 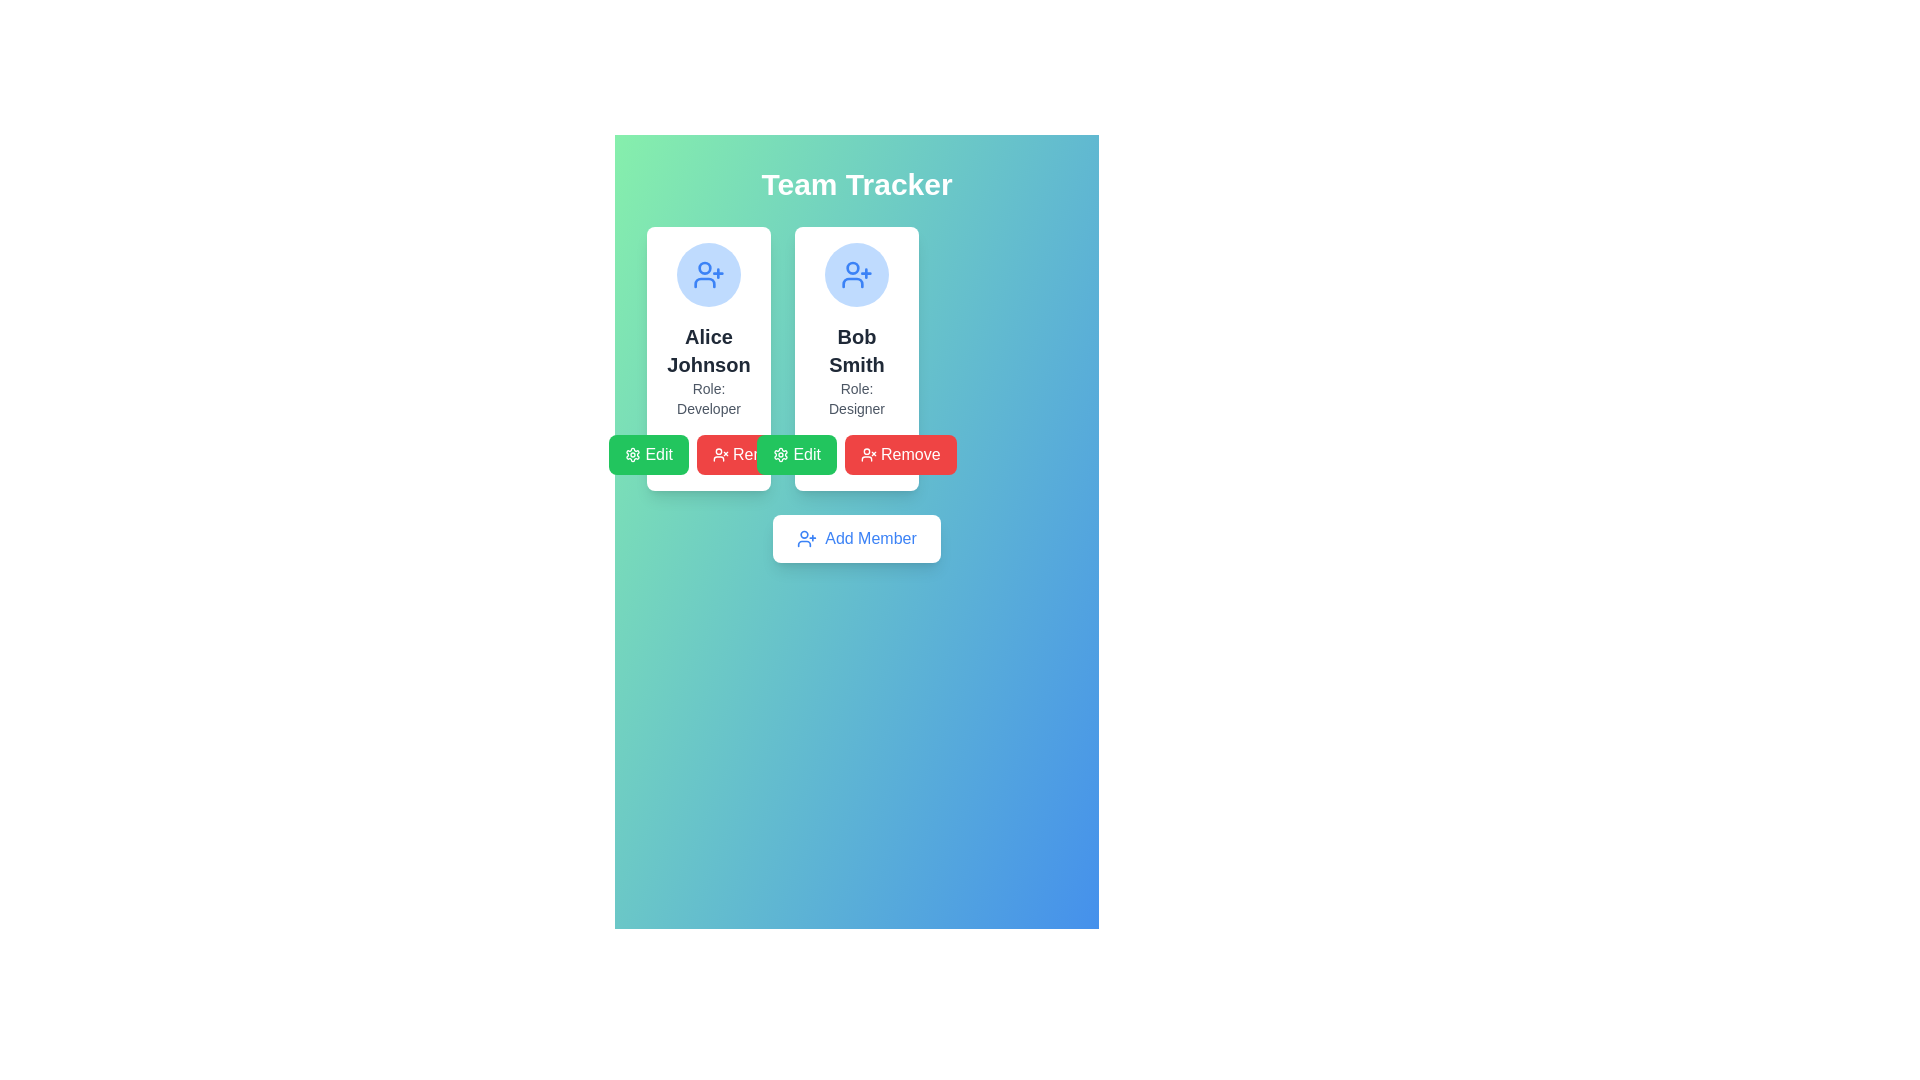 I want to click on the green 'Edit' button with rounded corners and a gear icon, so click(x=795, y=455).